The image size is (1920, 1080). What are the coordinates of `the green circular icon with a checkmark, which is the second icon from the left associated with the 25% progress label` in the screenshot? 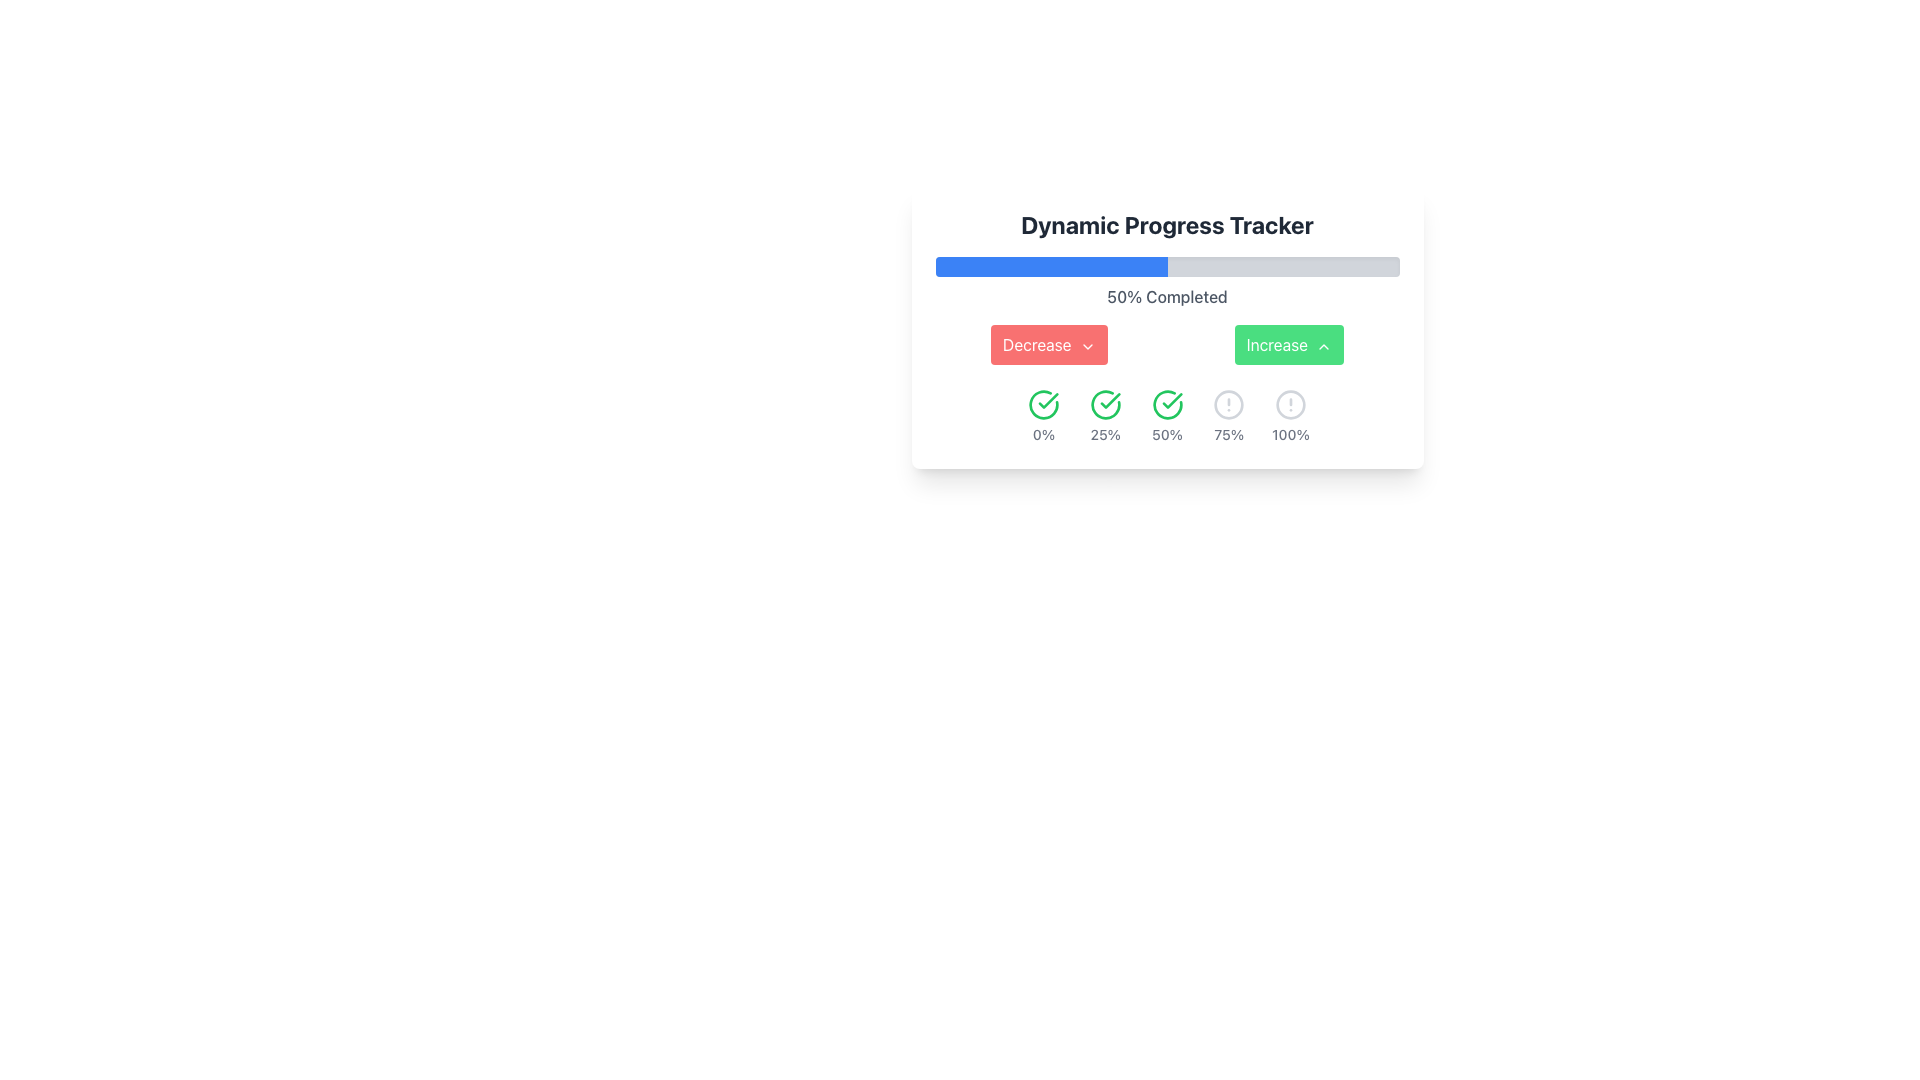 It's located at (1104, 405).